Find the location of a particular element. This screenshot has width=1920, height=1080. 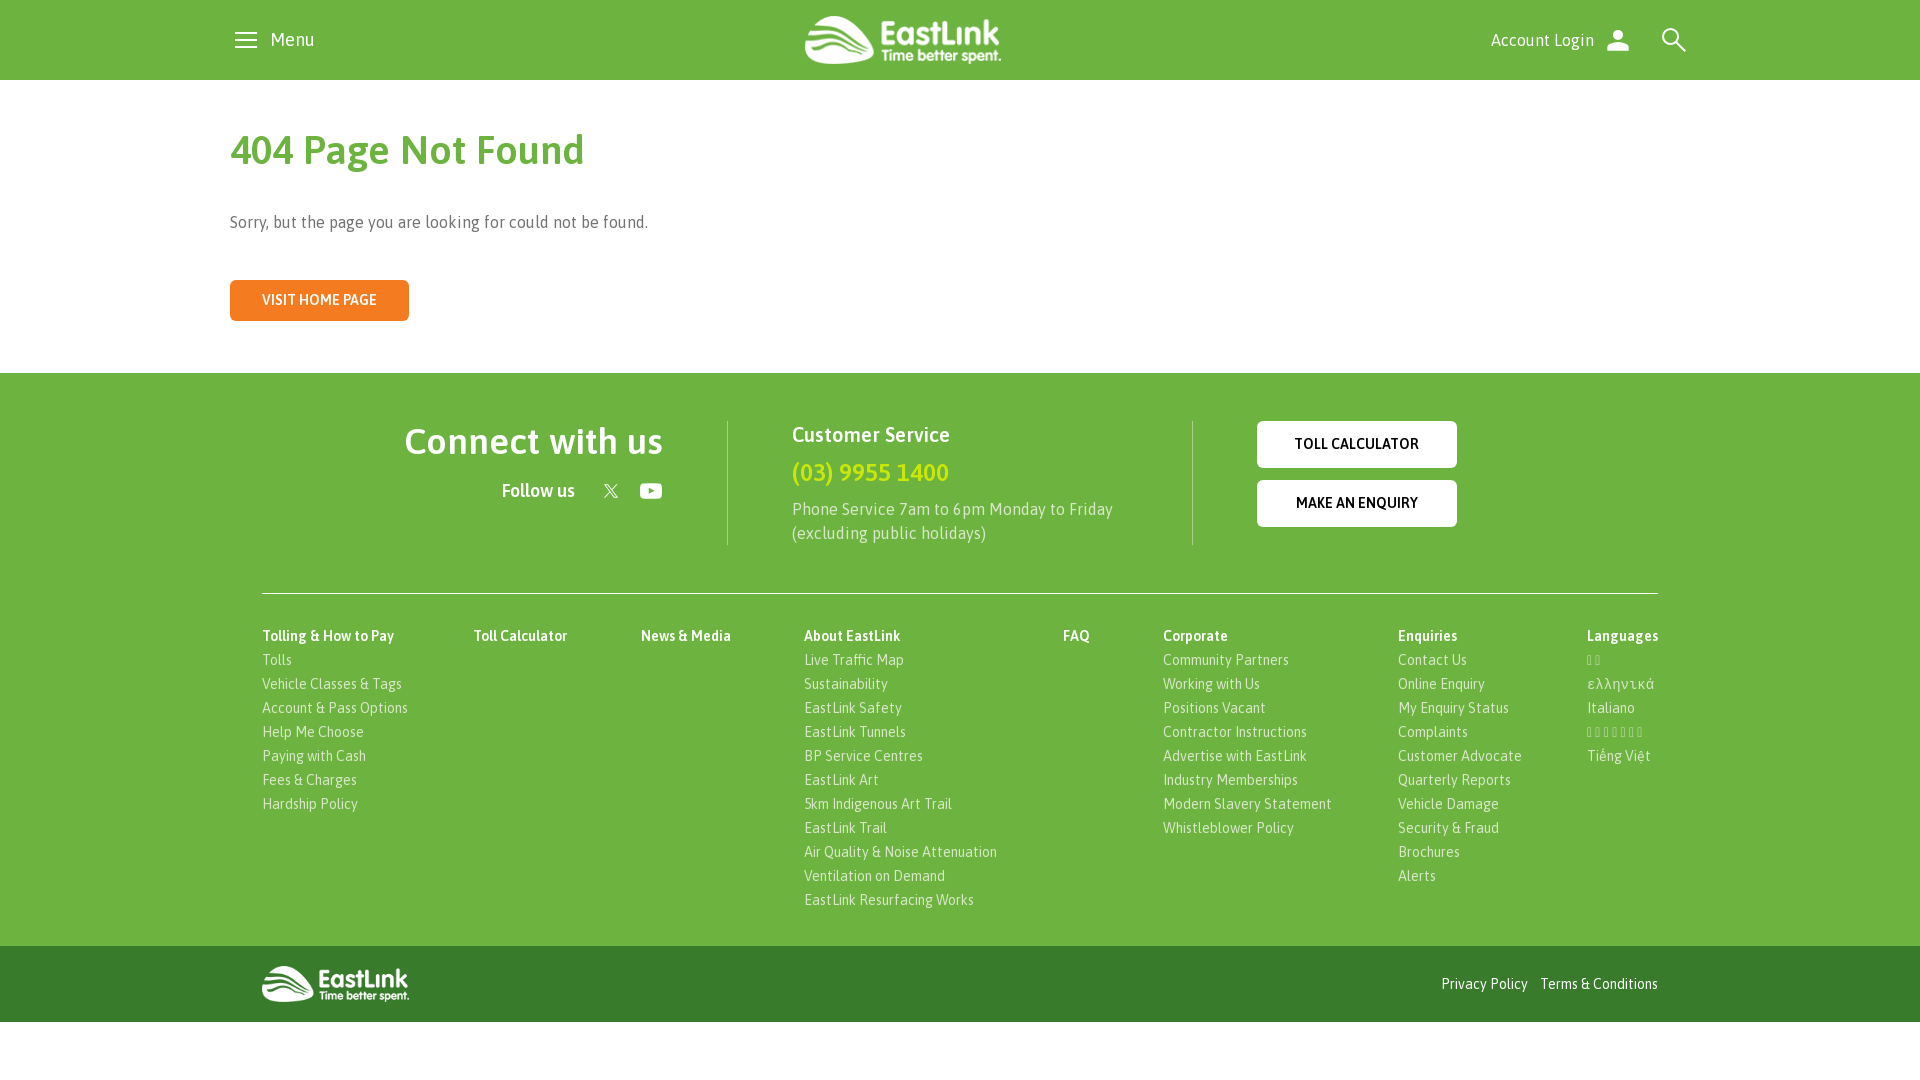

'Enquiries' is located at coordinates (1438, 636).